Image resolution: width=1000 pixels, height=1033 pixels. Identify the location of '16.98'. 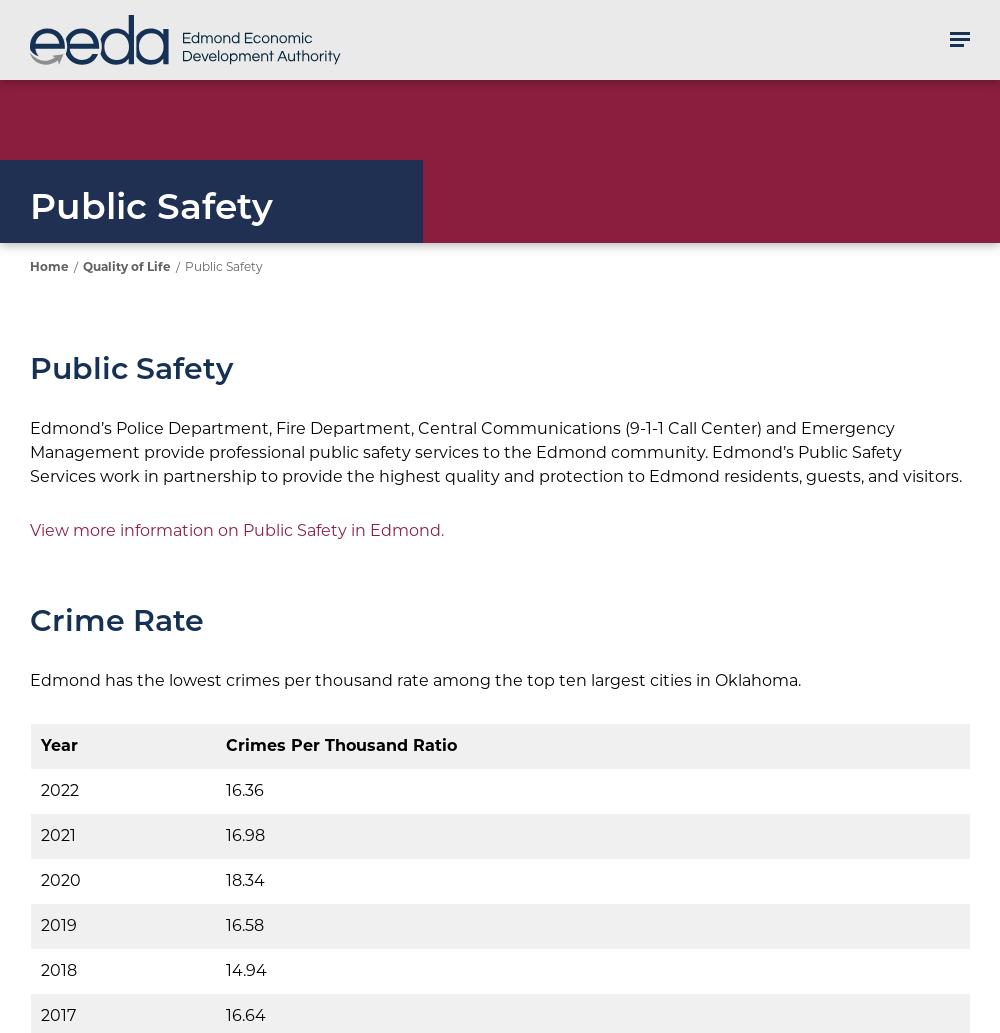
(244, 835).